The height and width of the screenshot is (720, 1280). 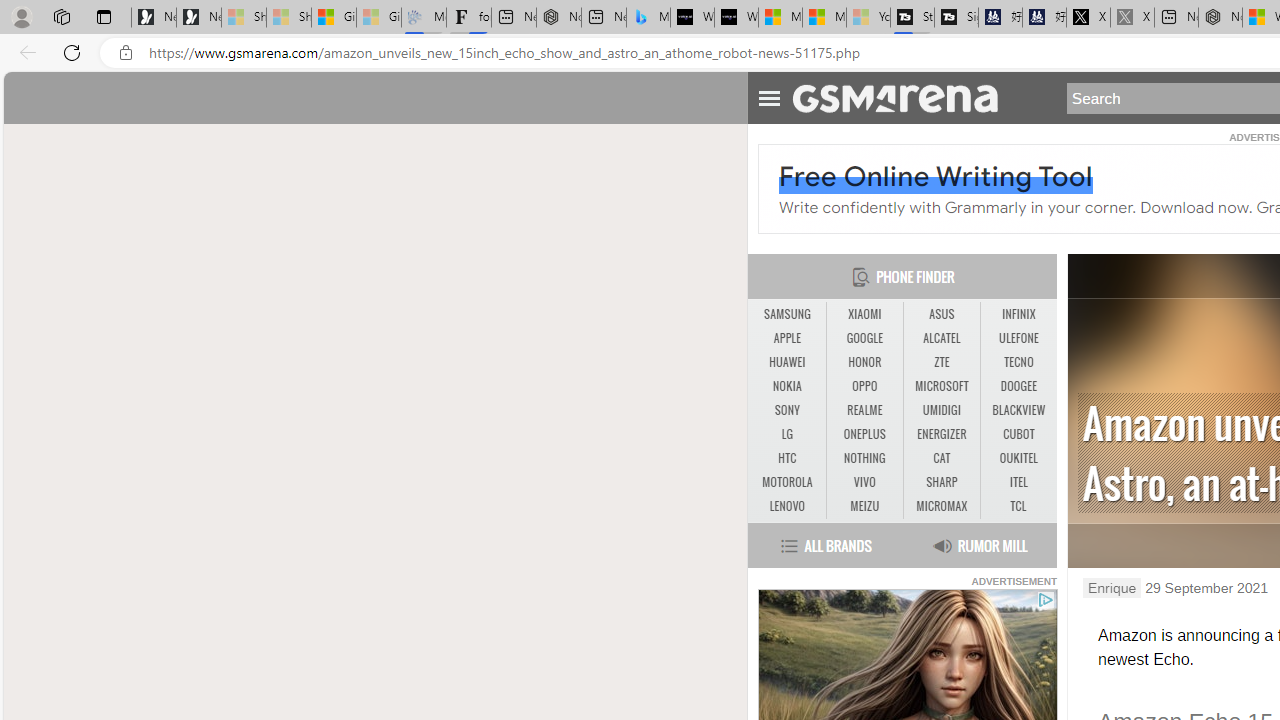 I want to click on 'ONEPLUS', so click(x=864, y=433).